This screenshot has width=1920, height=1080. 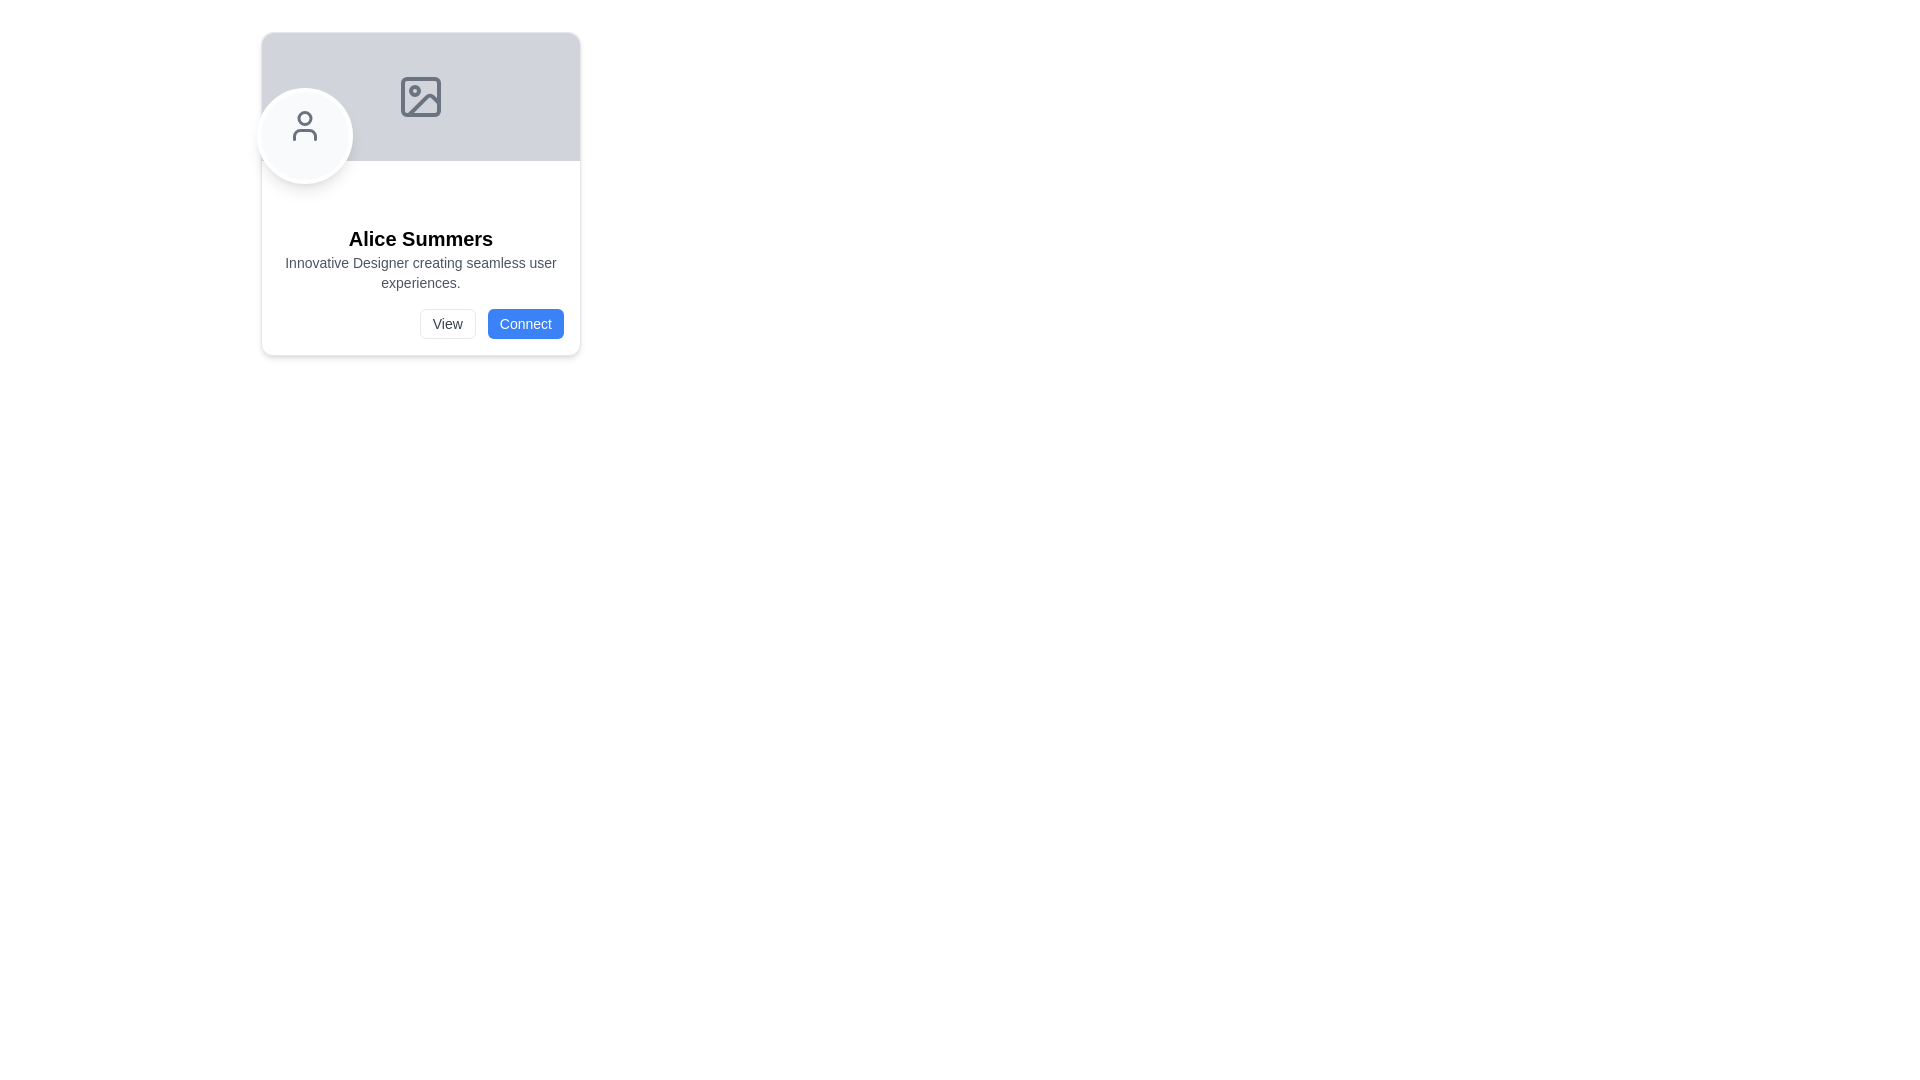 What do you see at coordinates (420, 238) in the screenshot?
I see `the text label displaying 'Alice Summers', which is bold and large, located at the top of the user profile card` at bounding box center [420, 238].